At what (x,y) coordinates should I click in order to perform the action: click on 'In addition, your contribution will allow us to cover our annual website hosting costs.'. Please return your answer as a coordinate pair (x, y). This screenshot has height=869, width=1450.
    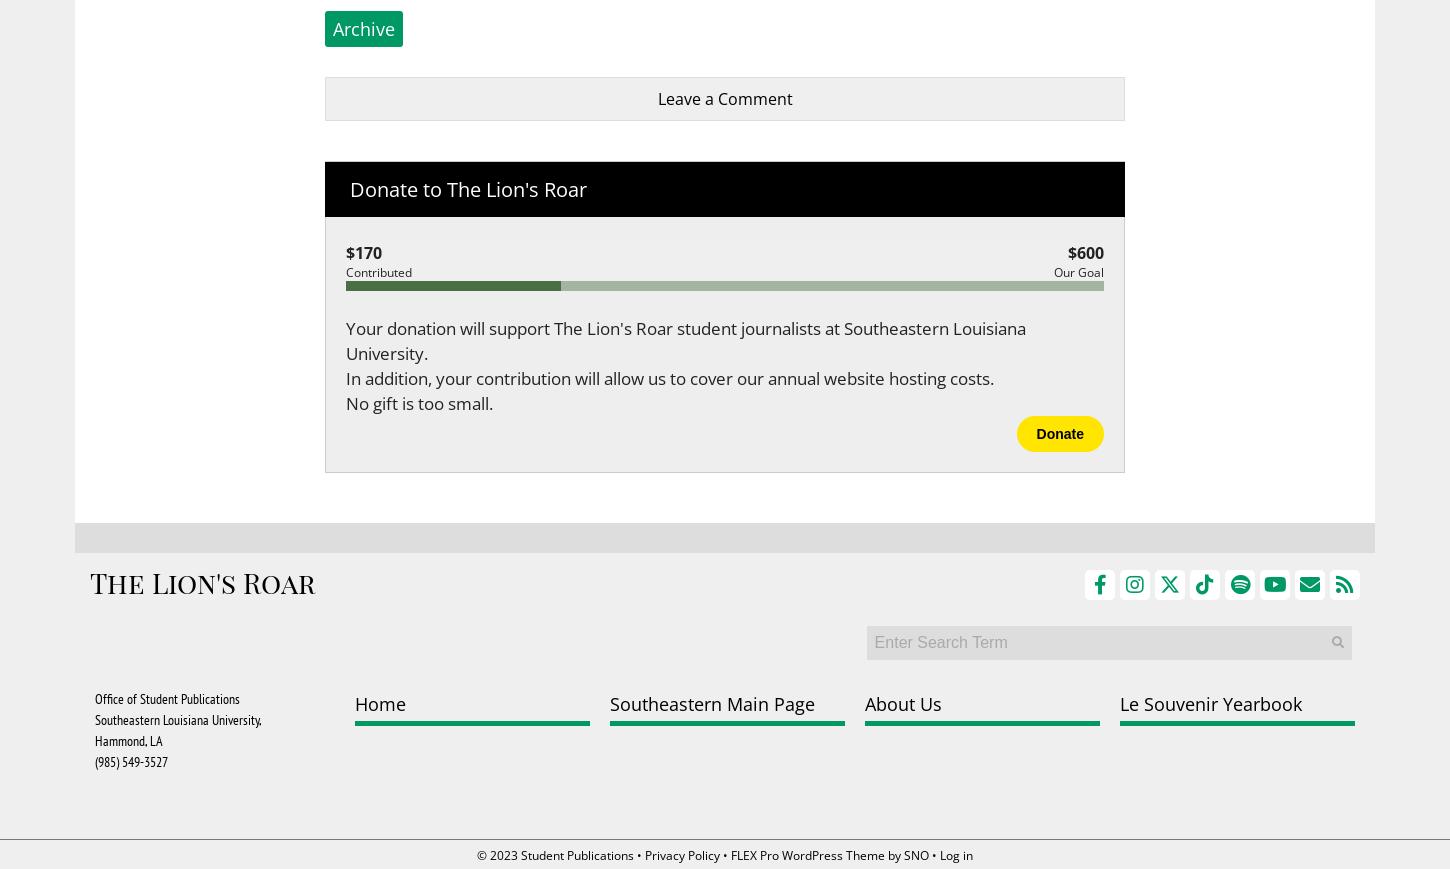
    Looking at the image, I should click on (669, 377).